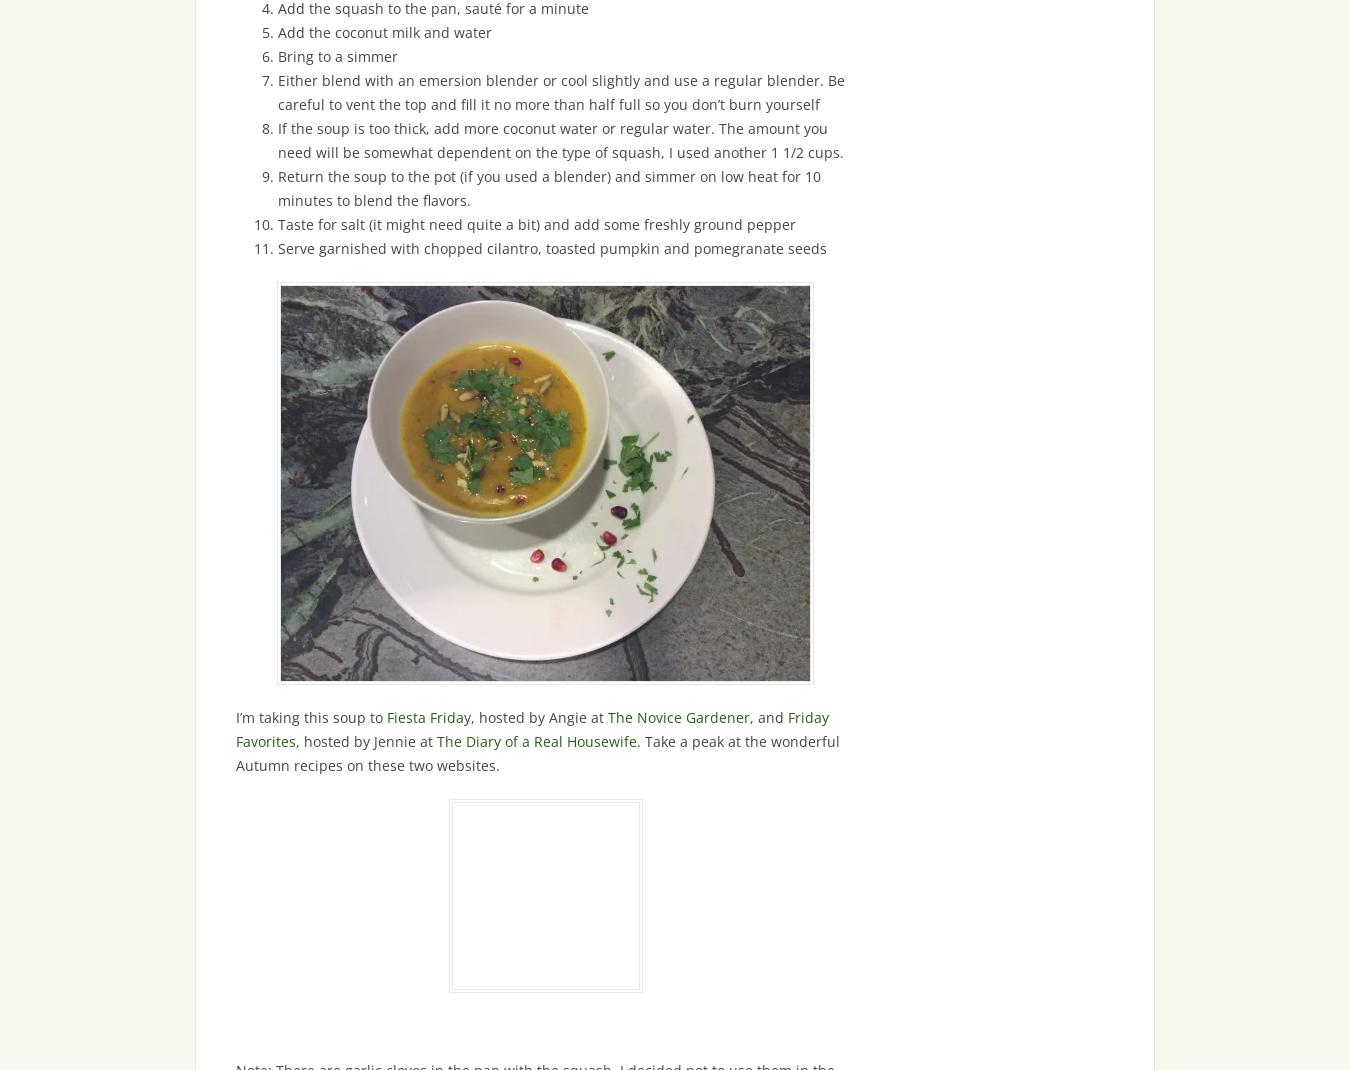 This screenshot has width=1350, height=1070. I want to click on 'I’m taking this soup to', so click(310, 716).